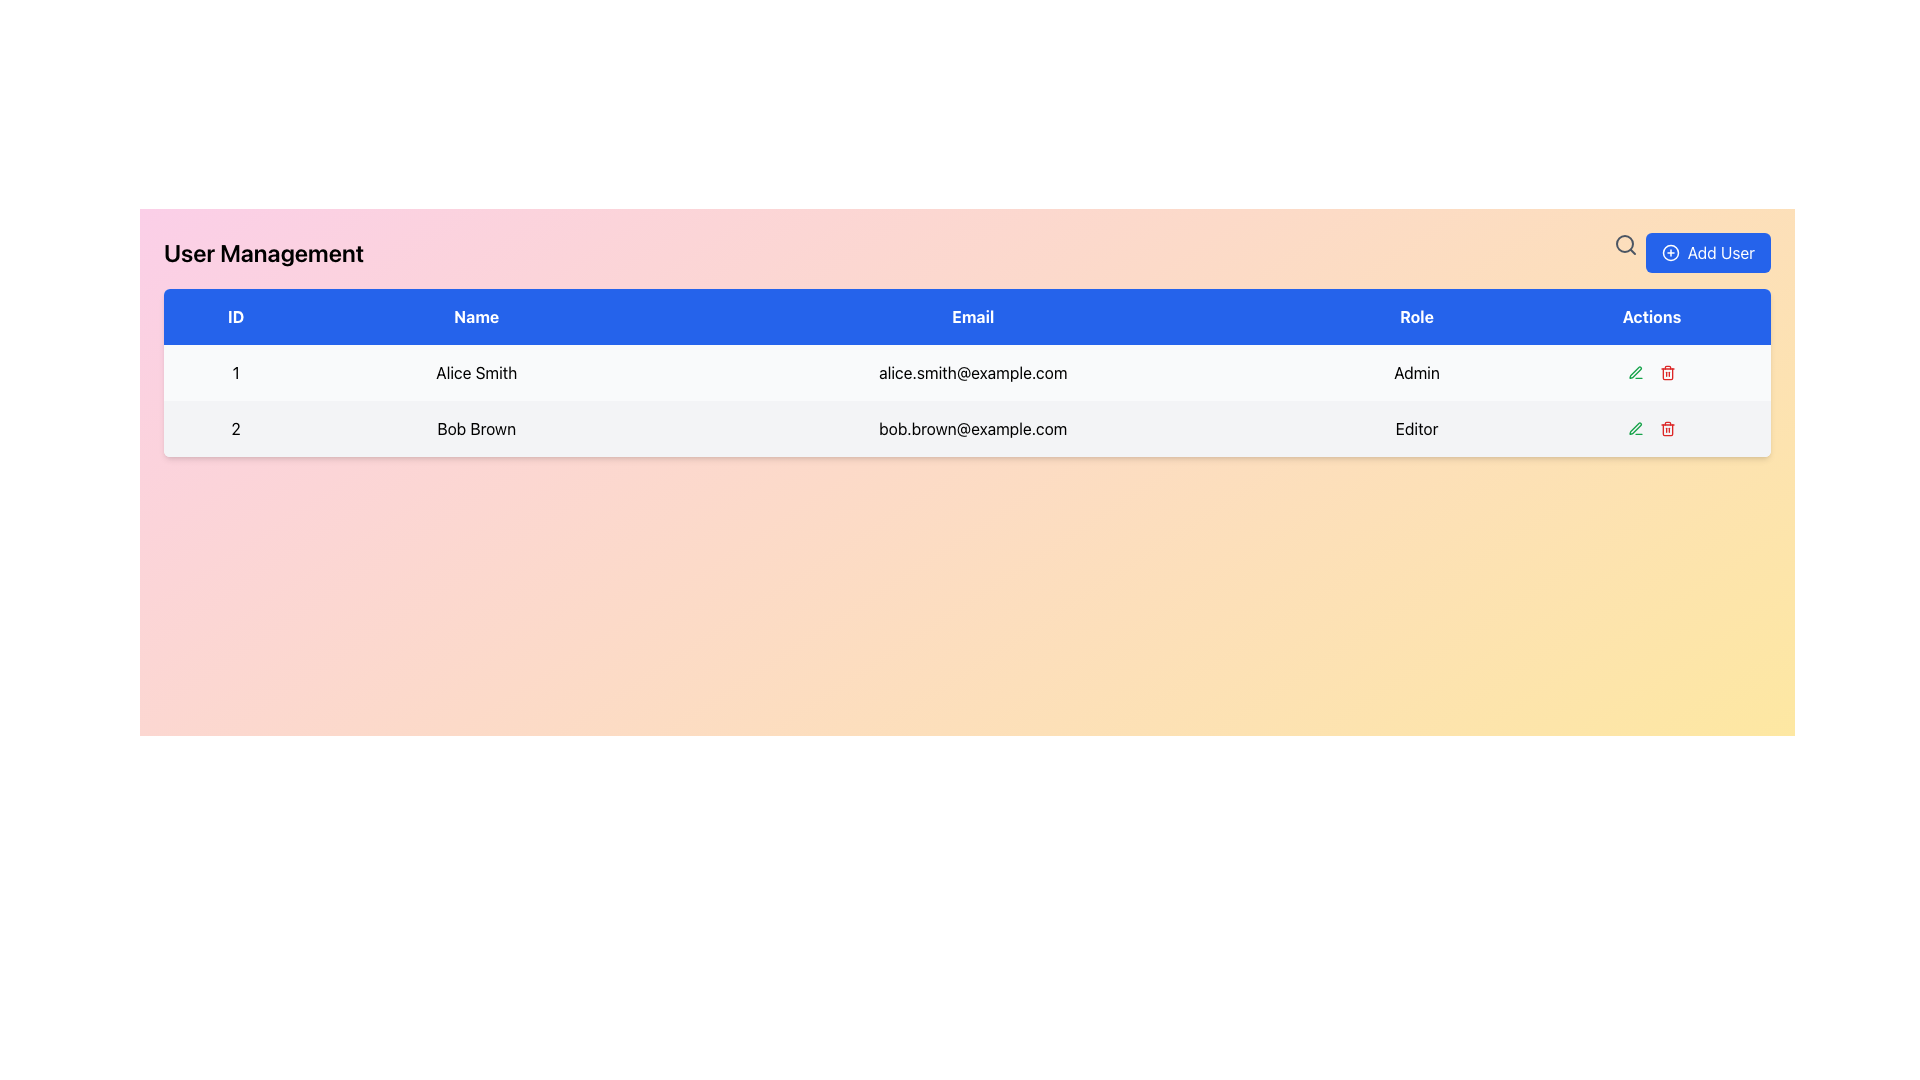 The image size is (1920, 1080). I want to click on the centered numerical text '1' in the first column of the user management table's first row, located under the 'ID' column header, so click(236, 373).